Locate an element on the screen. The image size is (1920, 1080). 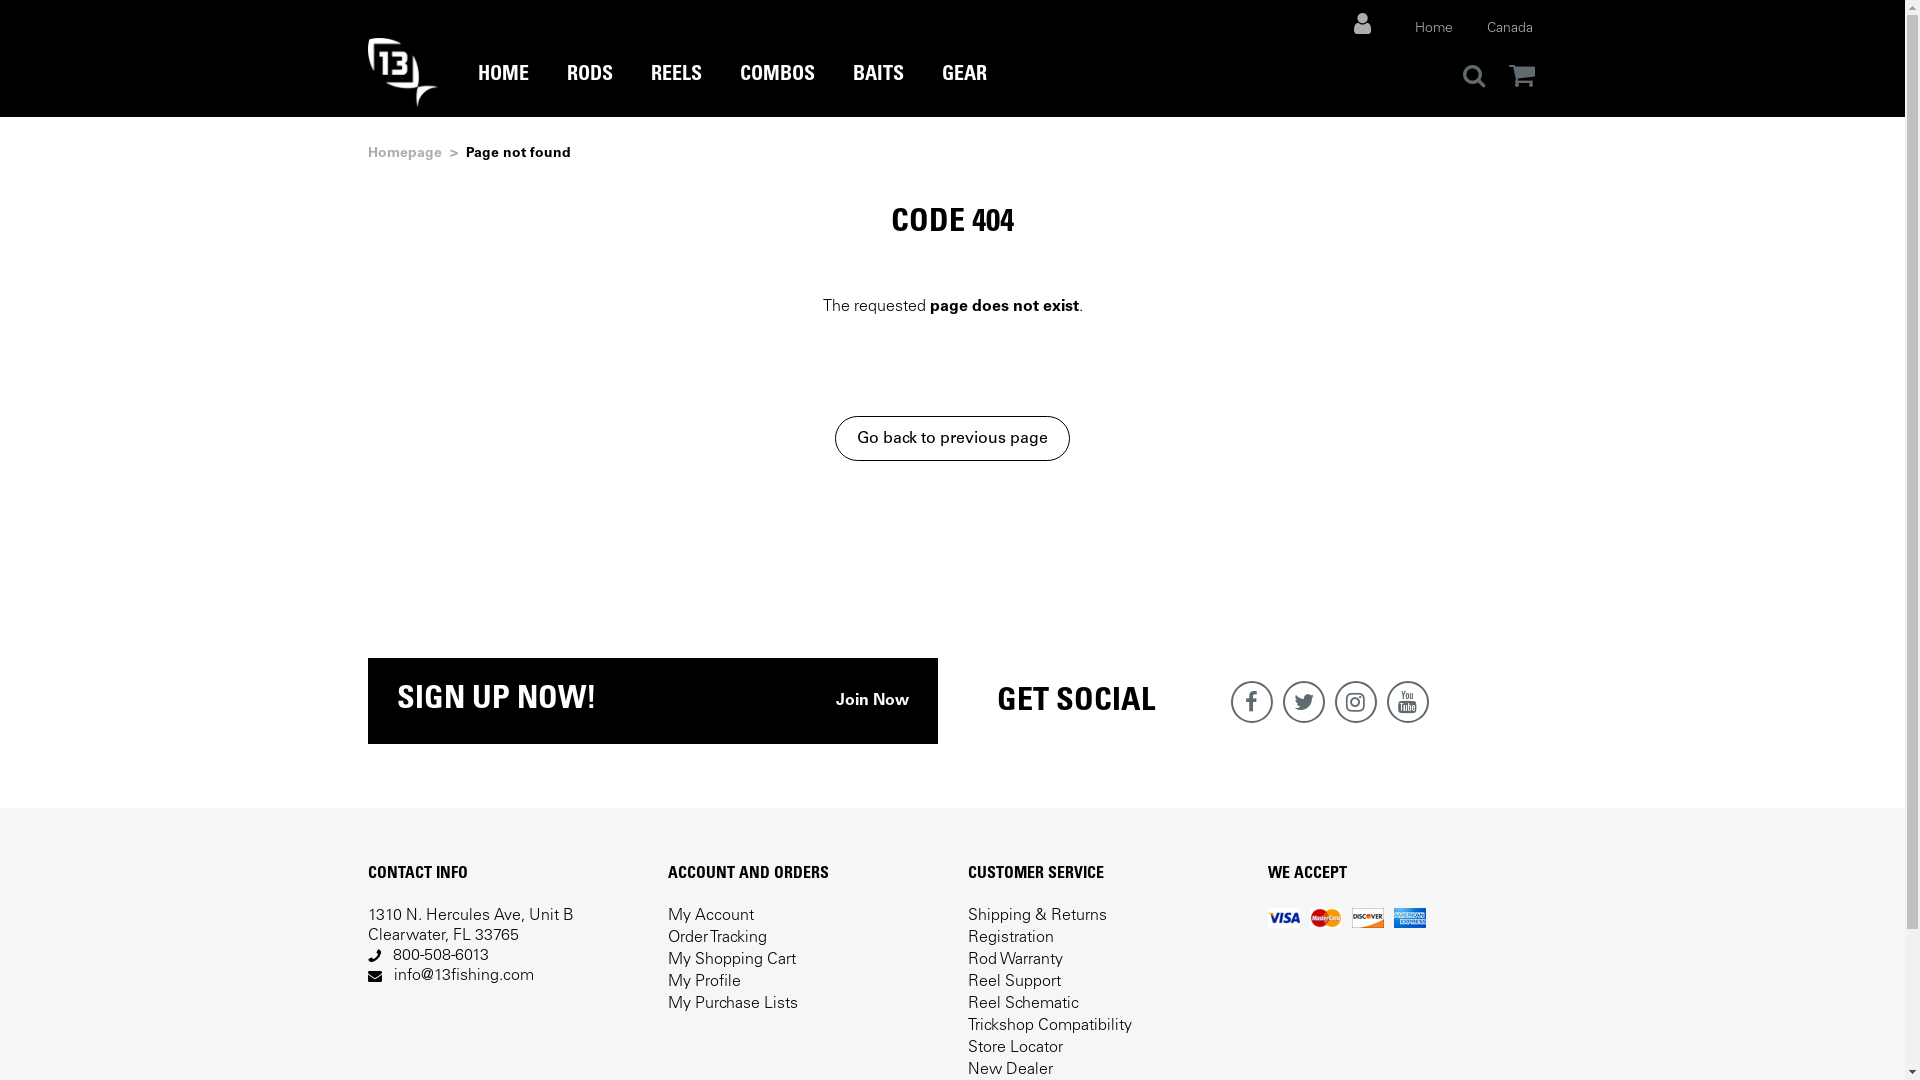
'Join Now' is located at coordinates (835, 700).